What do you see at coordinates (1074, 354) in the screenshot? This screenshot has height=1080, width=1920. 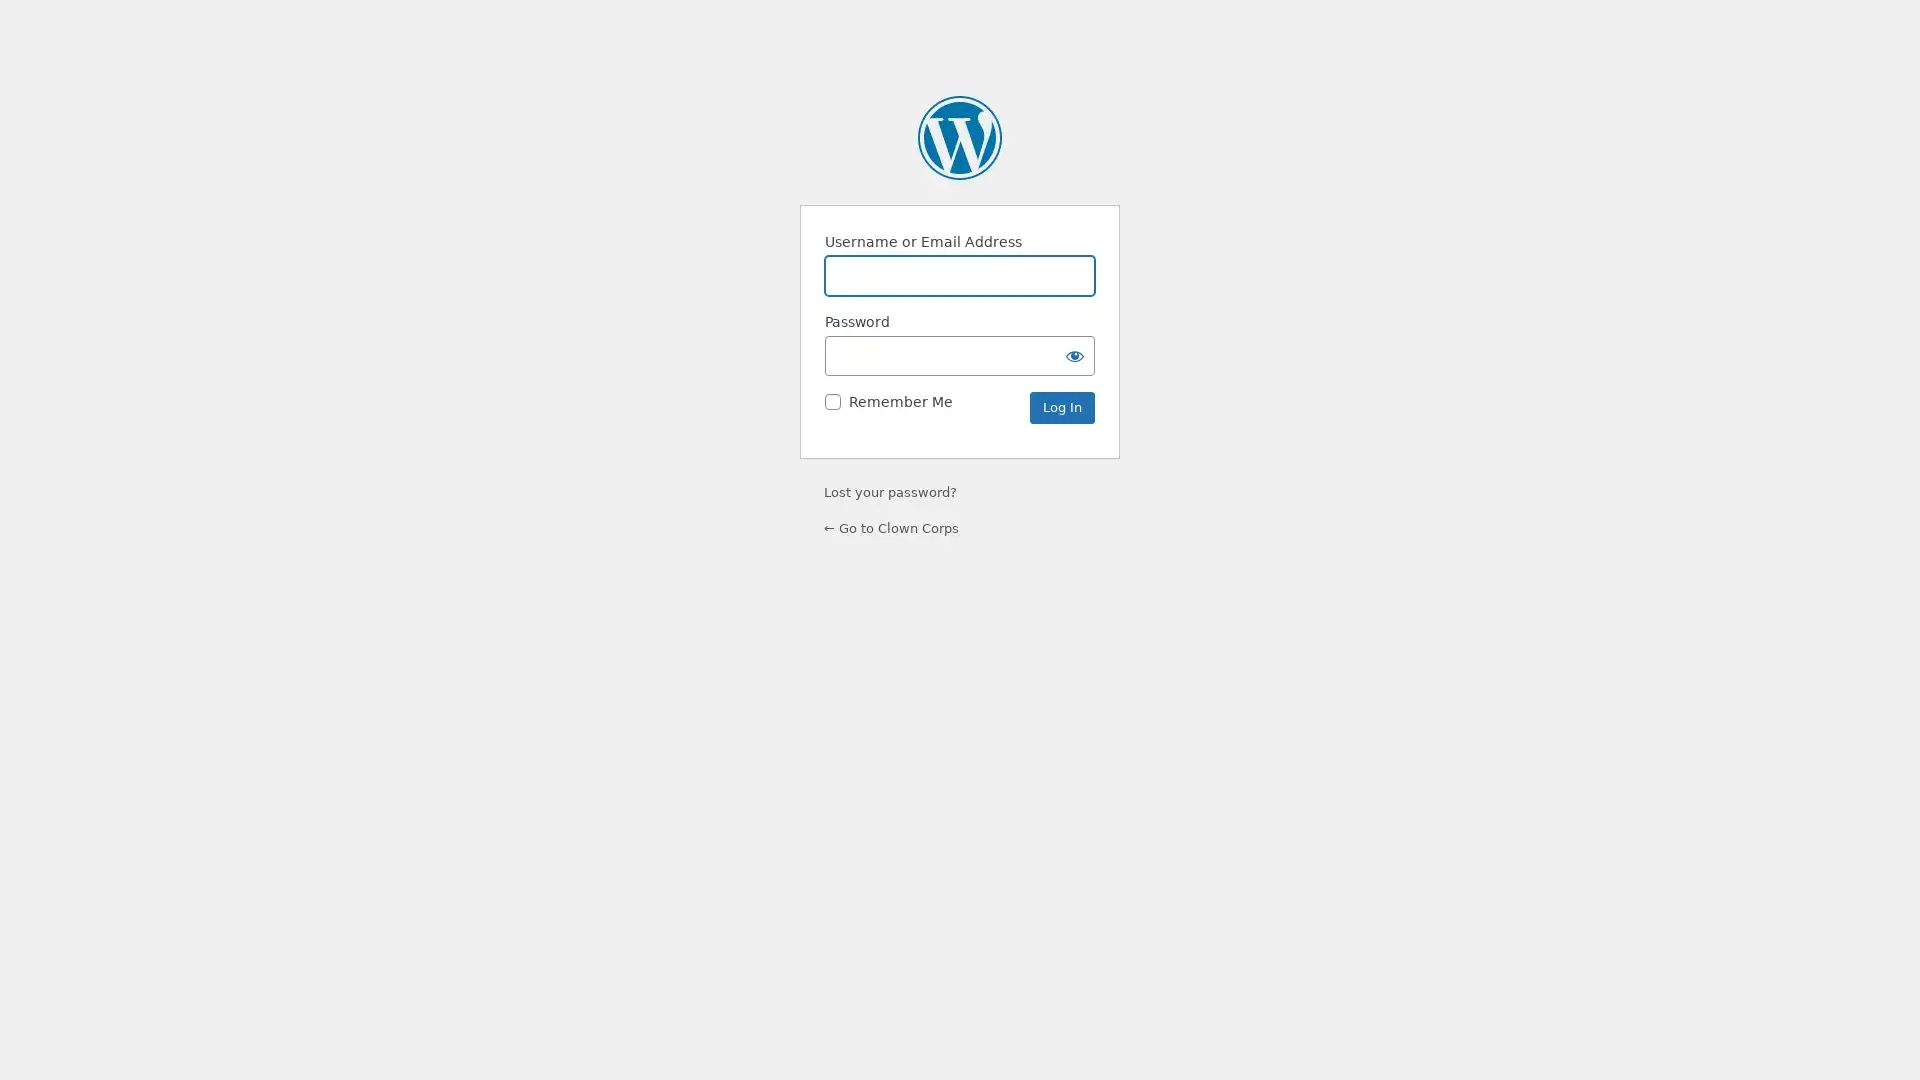 I see `Show password` at bounding box center [1074, 354].